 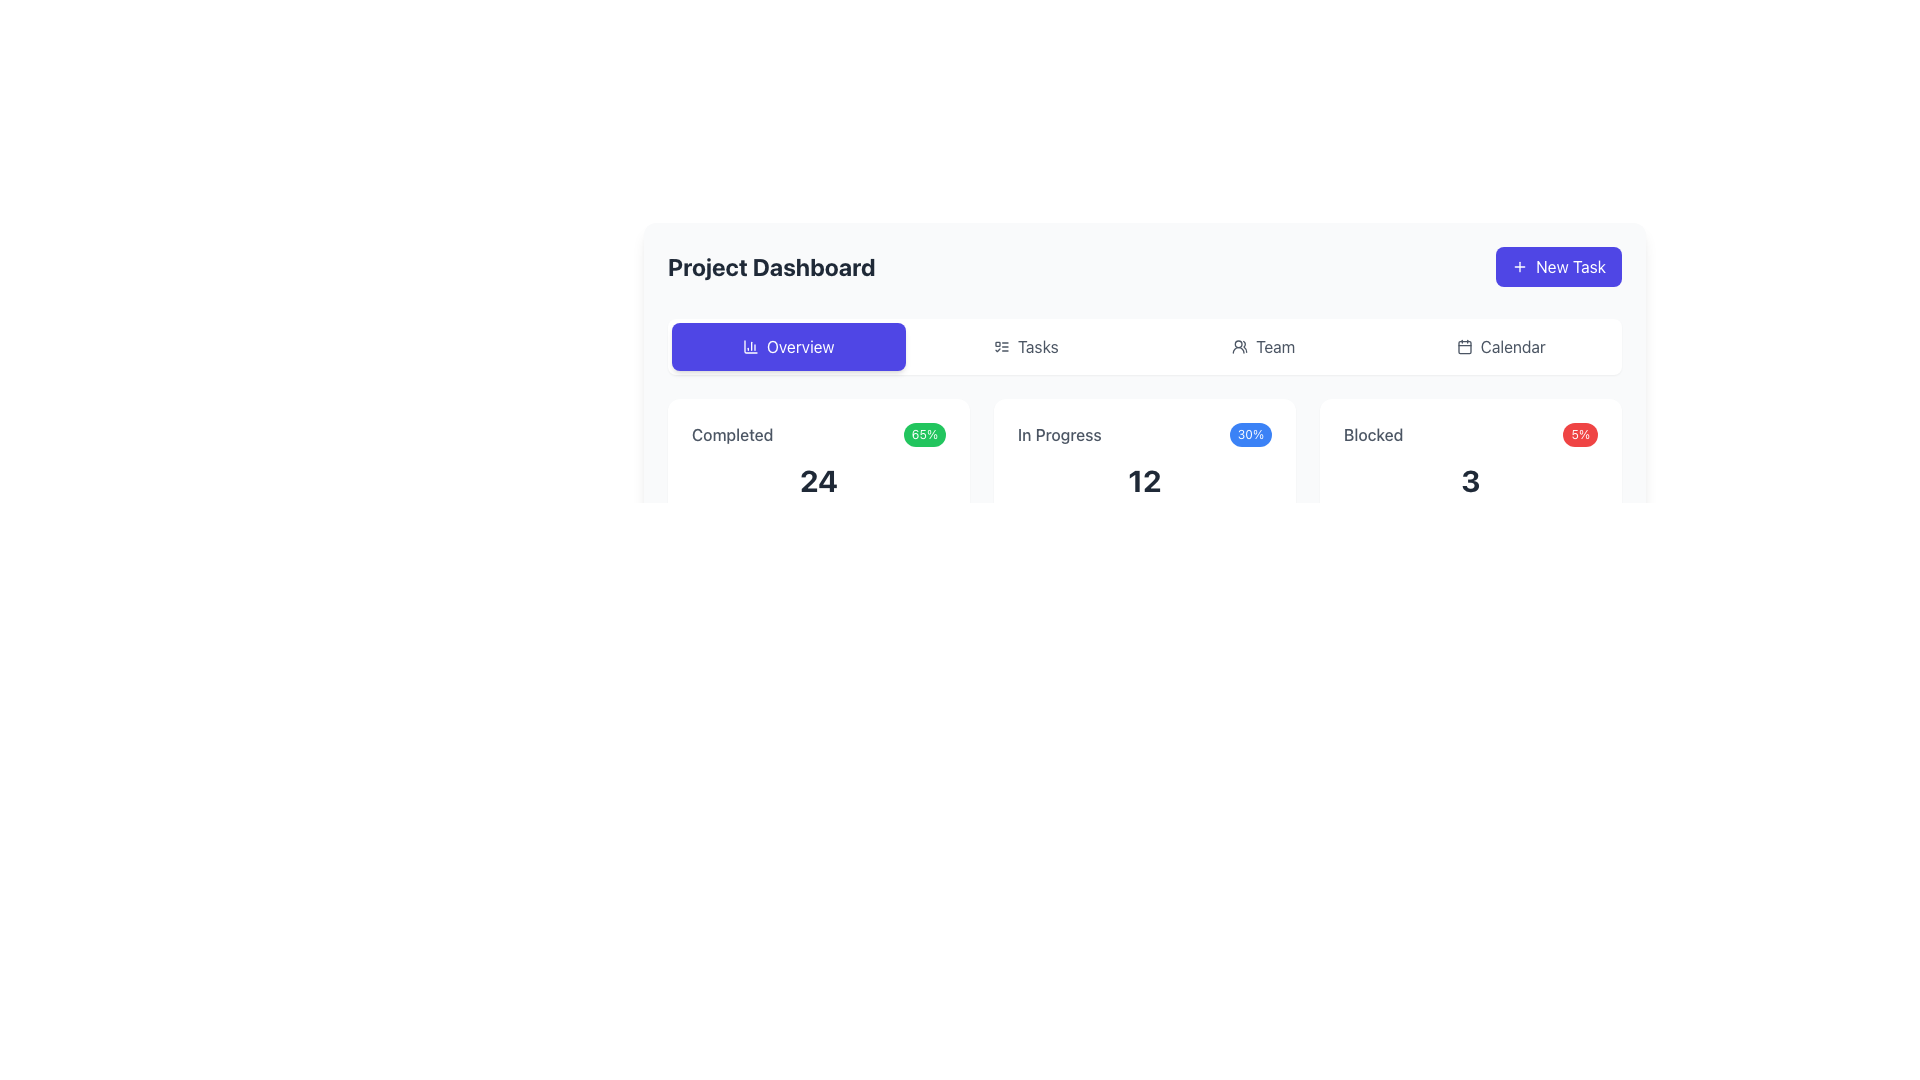 I want to click on the fourth button in the horizontal menu, which redirects to the calendar view, so click(x=1501, y=346).